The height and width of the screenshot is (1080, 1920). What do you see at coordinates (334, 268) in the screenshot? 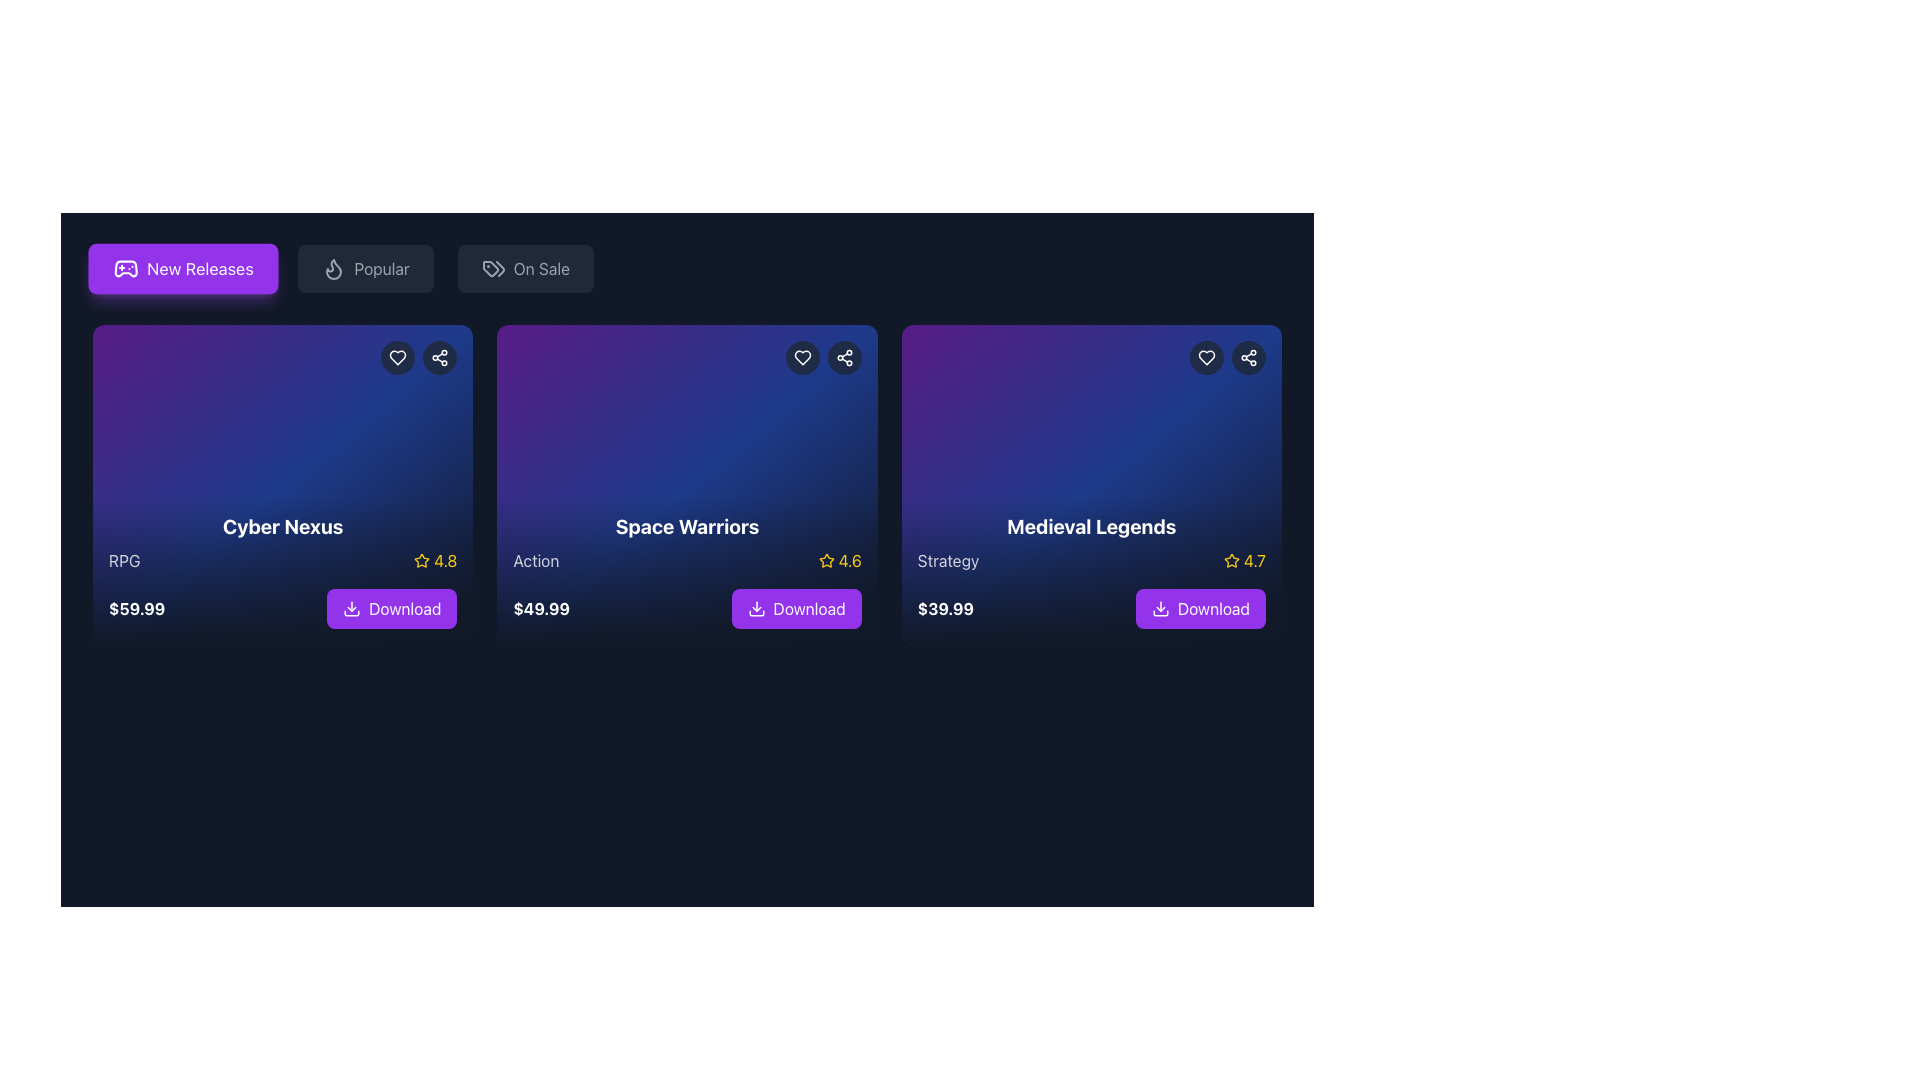
I see `the flame icon representing the 'Popular' category located at the leftmost position of the 'Popular' button group` at bounding box center [334, 268].